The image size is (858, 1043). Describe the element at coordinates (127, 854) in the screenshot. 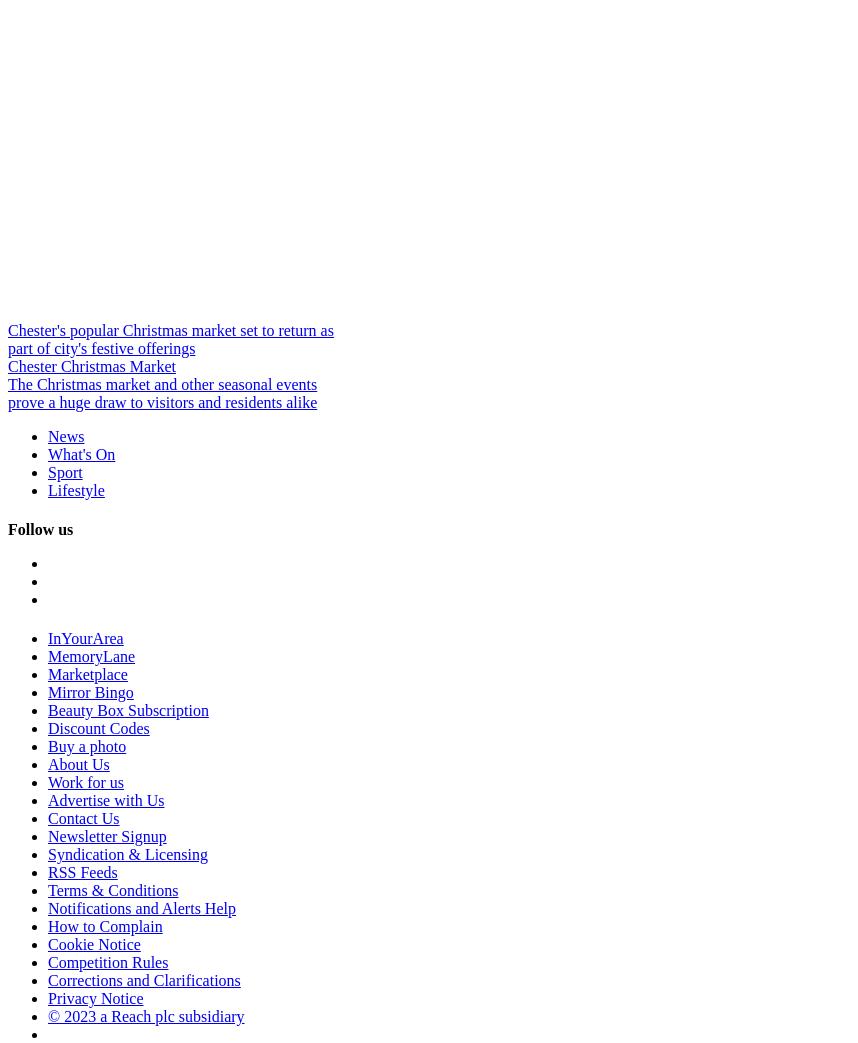

I see `'Syndication & Licensing'` at that location.